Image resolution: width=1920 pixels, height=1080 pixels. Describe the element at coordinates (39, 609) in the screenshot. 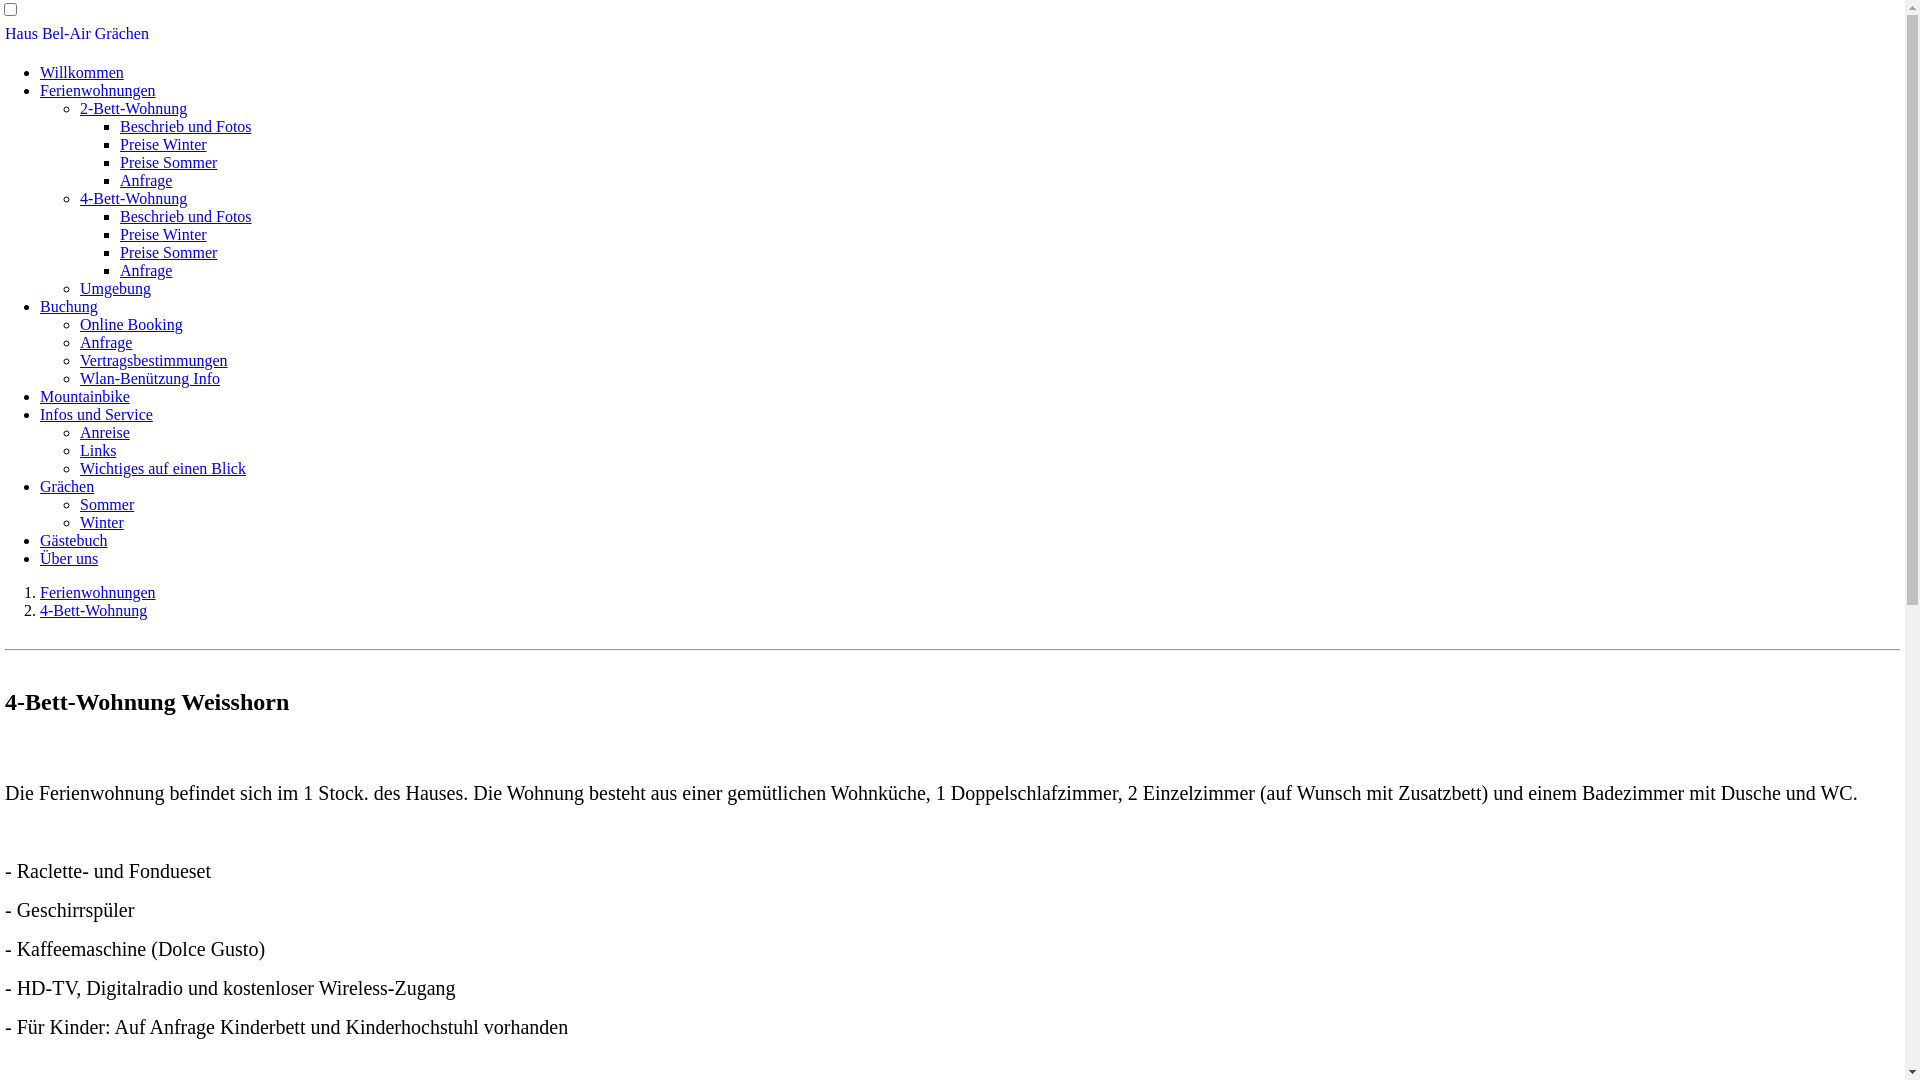

I see `'4-Bett-Wohnung'` at that location.